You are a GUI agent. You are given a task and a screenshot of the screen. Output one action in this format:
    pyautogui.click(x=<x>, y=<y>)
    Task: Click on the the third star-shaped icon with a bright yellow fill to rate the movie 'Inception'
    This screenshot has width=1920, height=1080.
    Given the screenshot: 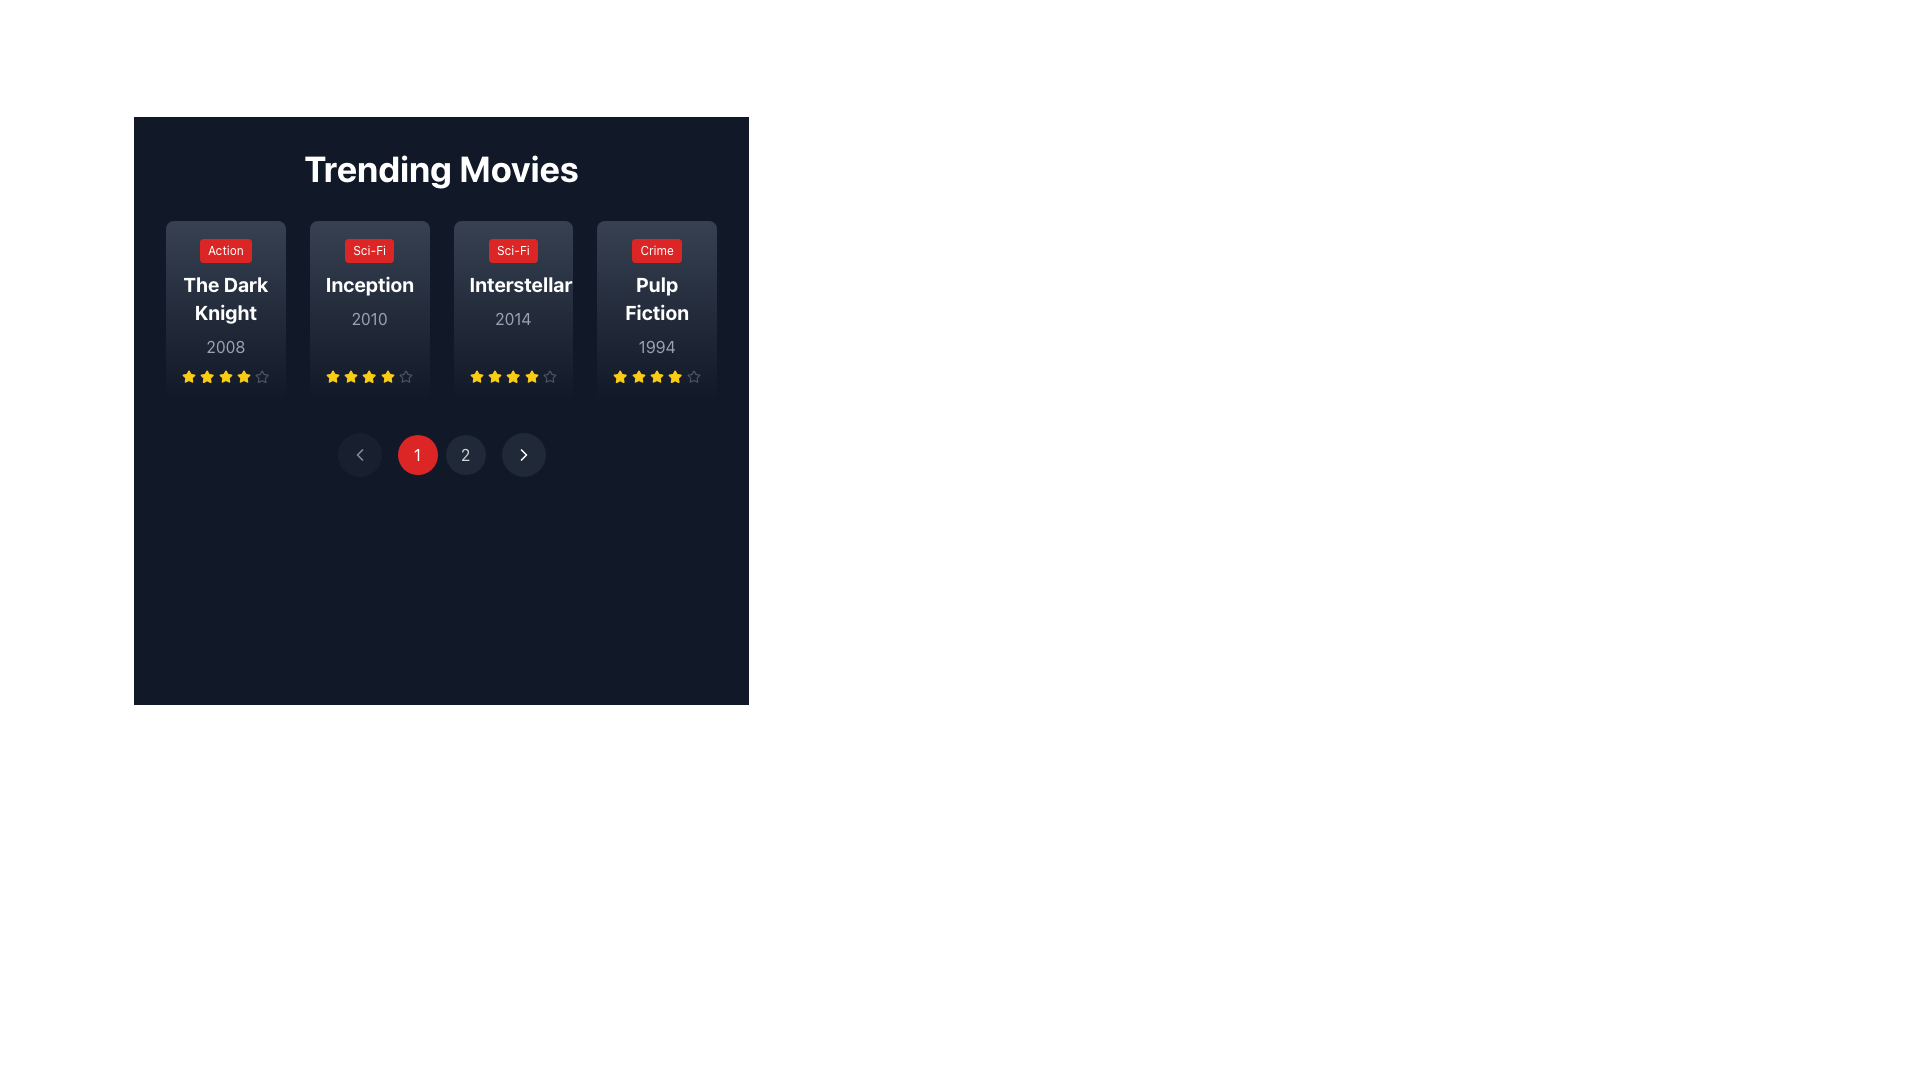 What is the action you would take?
    pyautogui.click(x=351, y=376)
    